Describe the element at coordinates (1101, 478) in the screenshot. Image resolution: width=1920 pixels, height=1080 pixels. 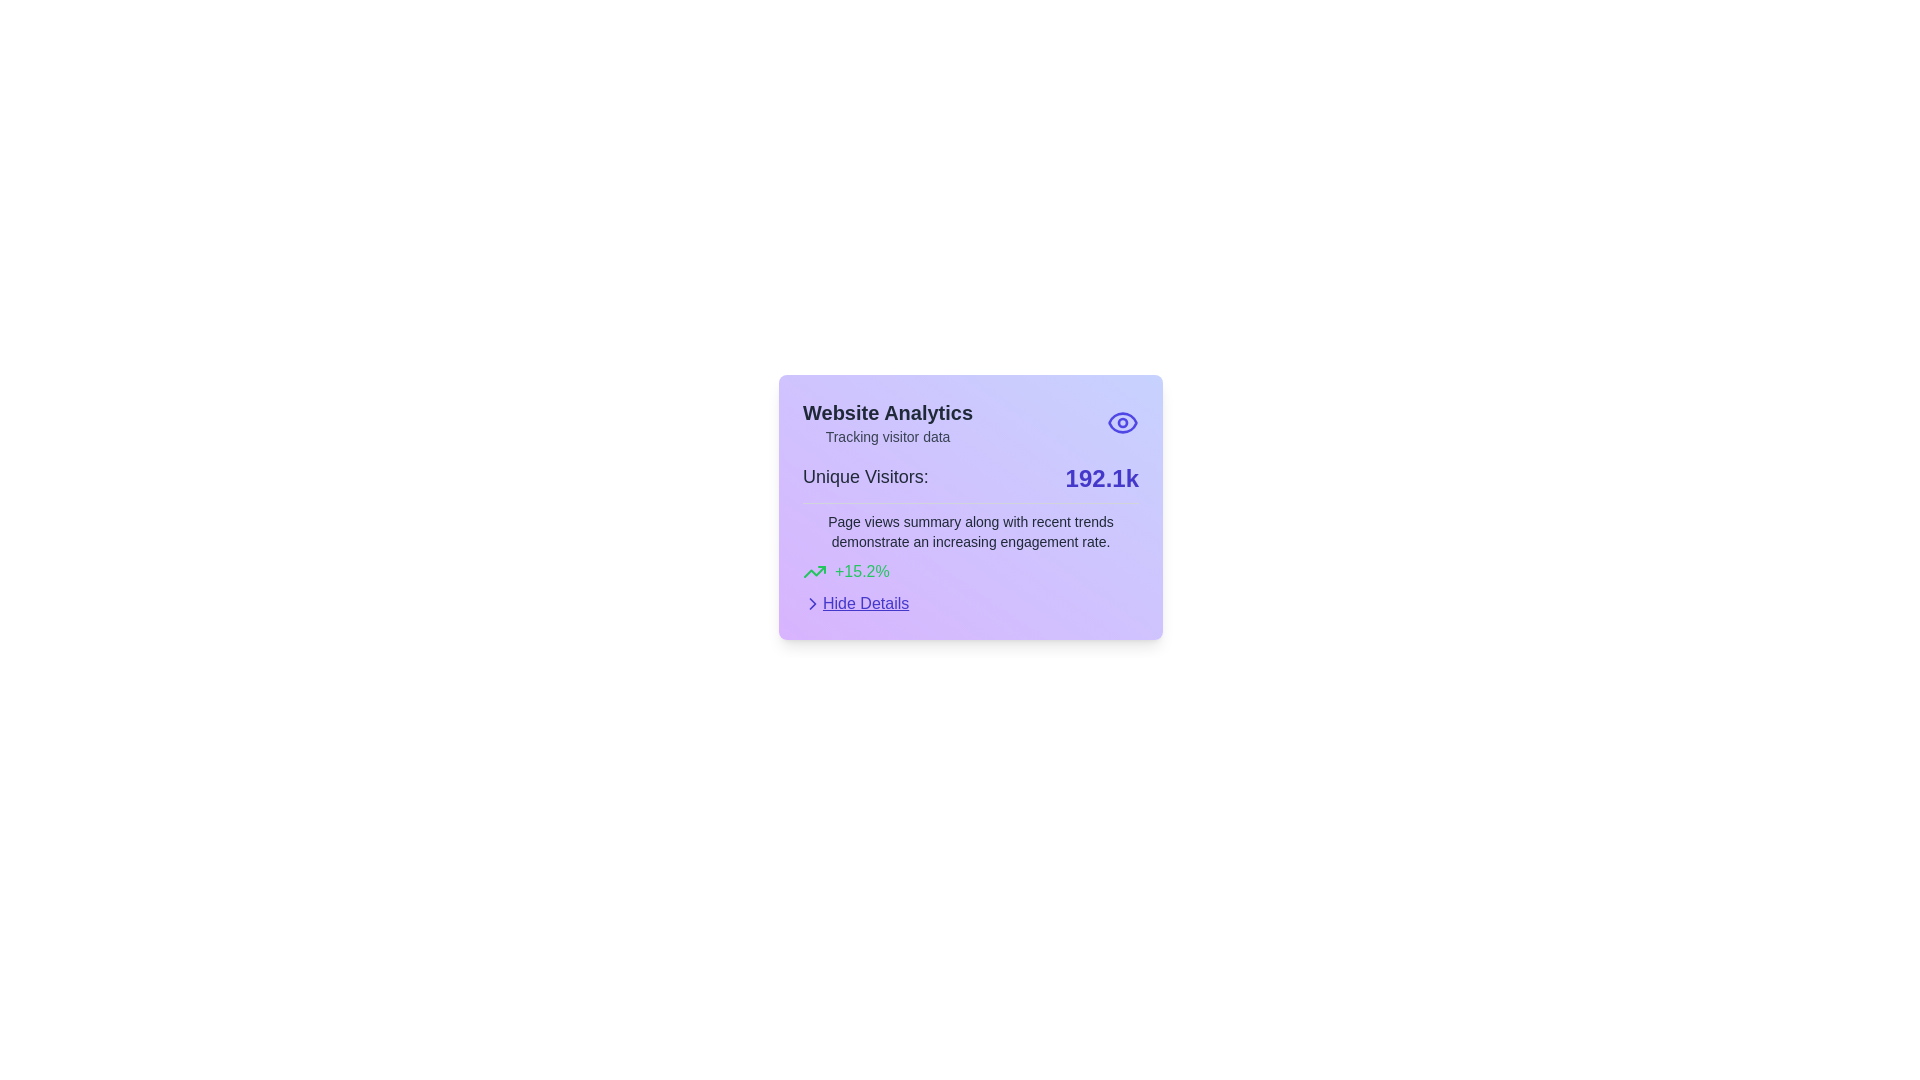
I see `displayed number '192.1k' from the Text label indicating unique visitors, which is located within a flex layout adjacent to the label 'Unique Visitors:' and positioned in the rightmost part of the layout` at that location.